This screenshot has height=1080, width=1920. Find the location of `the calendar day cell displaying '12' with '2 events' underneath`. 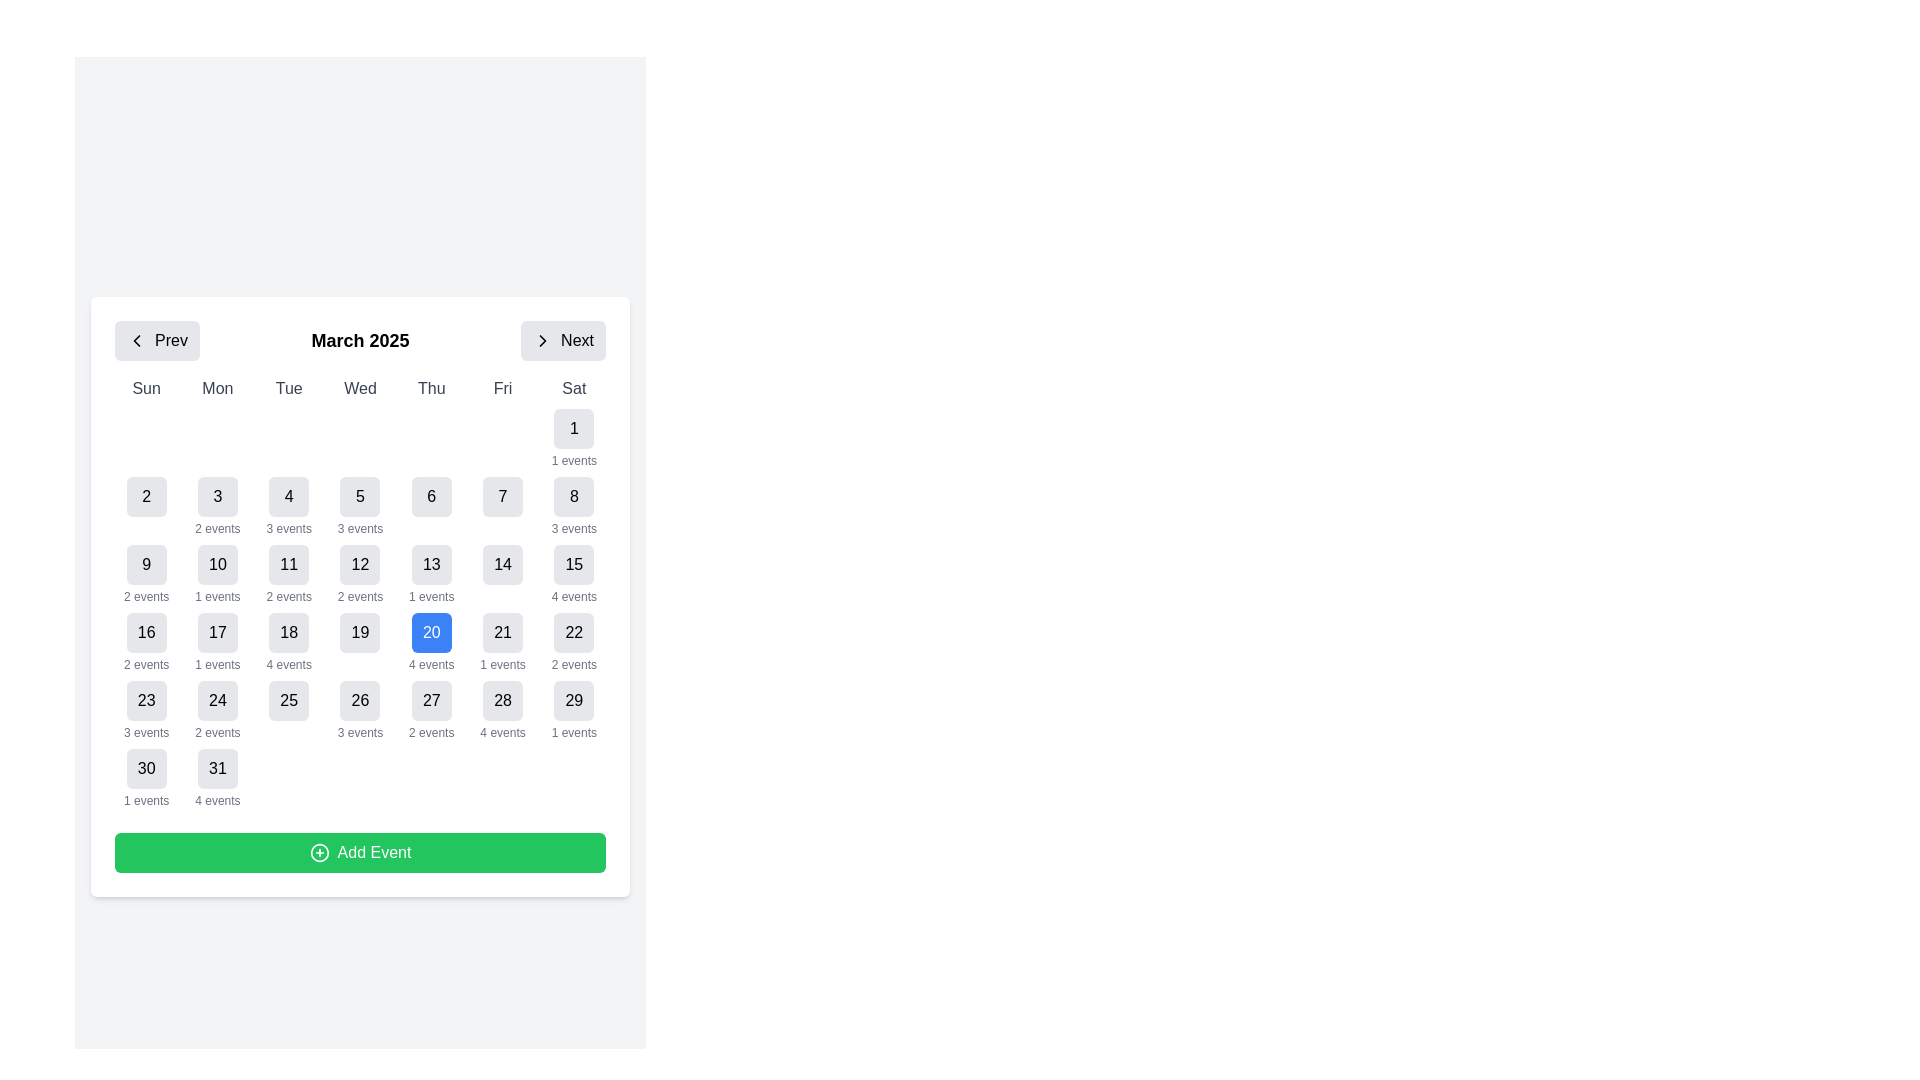

the calendar day cell displaying '12' with '2 events' underneath is located at coordinates (360, 574).